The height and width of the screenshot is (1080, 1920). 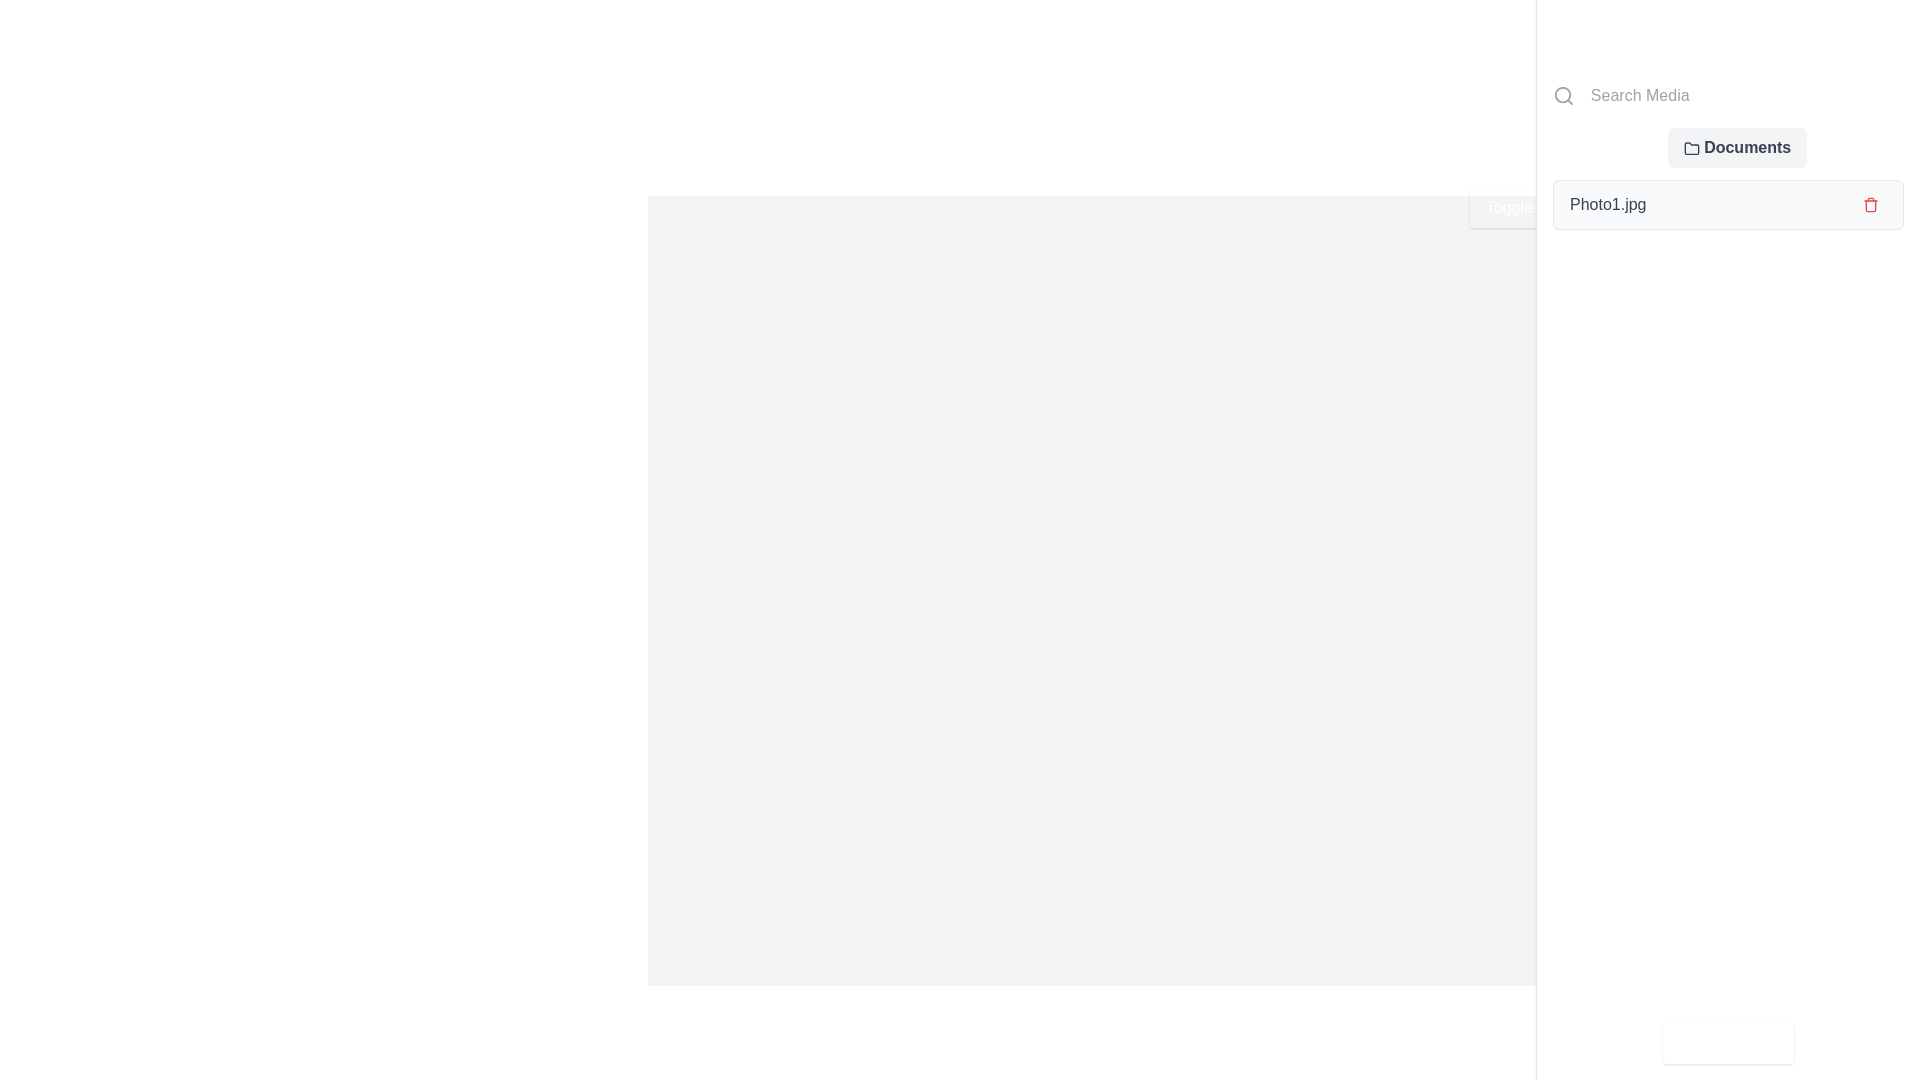 What do you see at coordinates (1736, 146) in the screenshot?
I see `the 'Documents' button, which is a light gray rectangular button with rounded corners located` at bounding box center [1736, 146].